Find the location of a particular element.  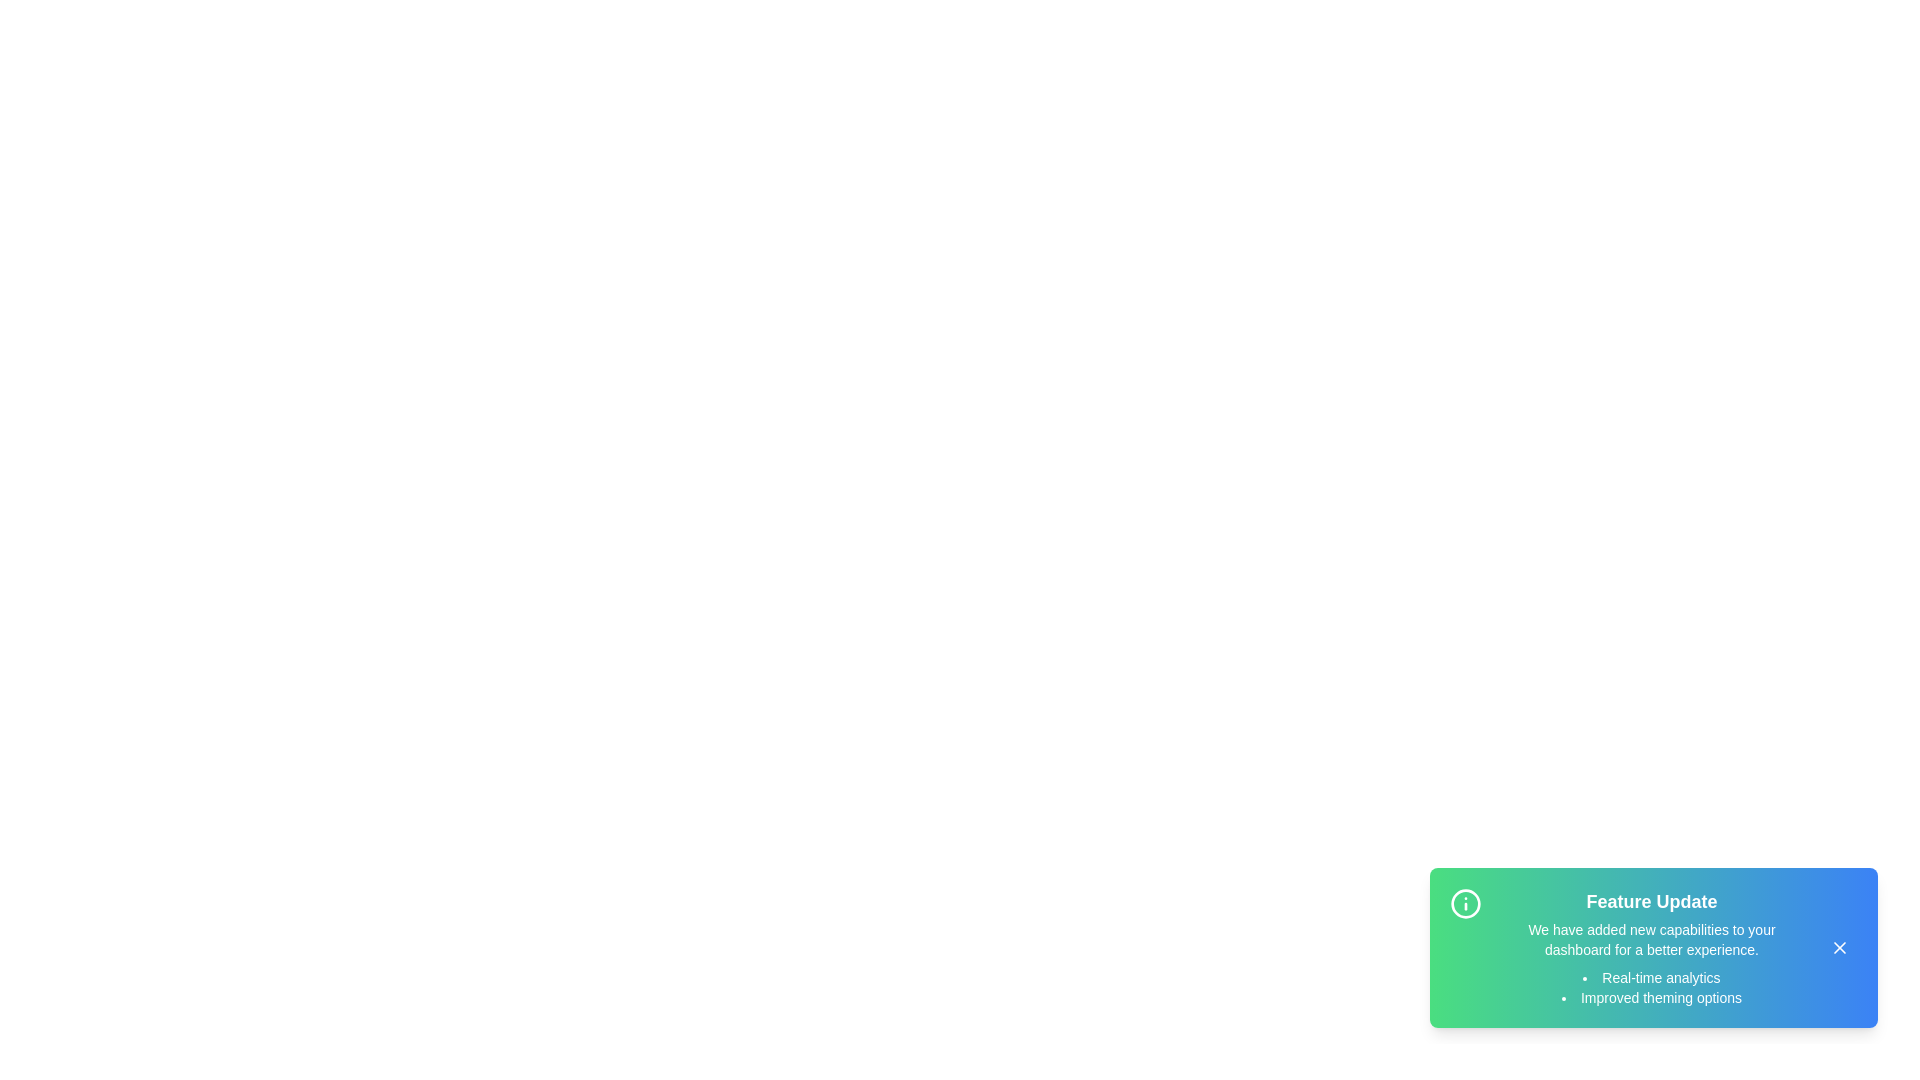

the close button to dismiss the snackbar is located at coordinates (1839, 947).